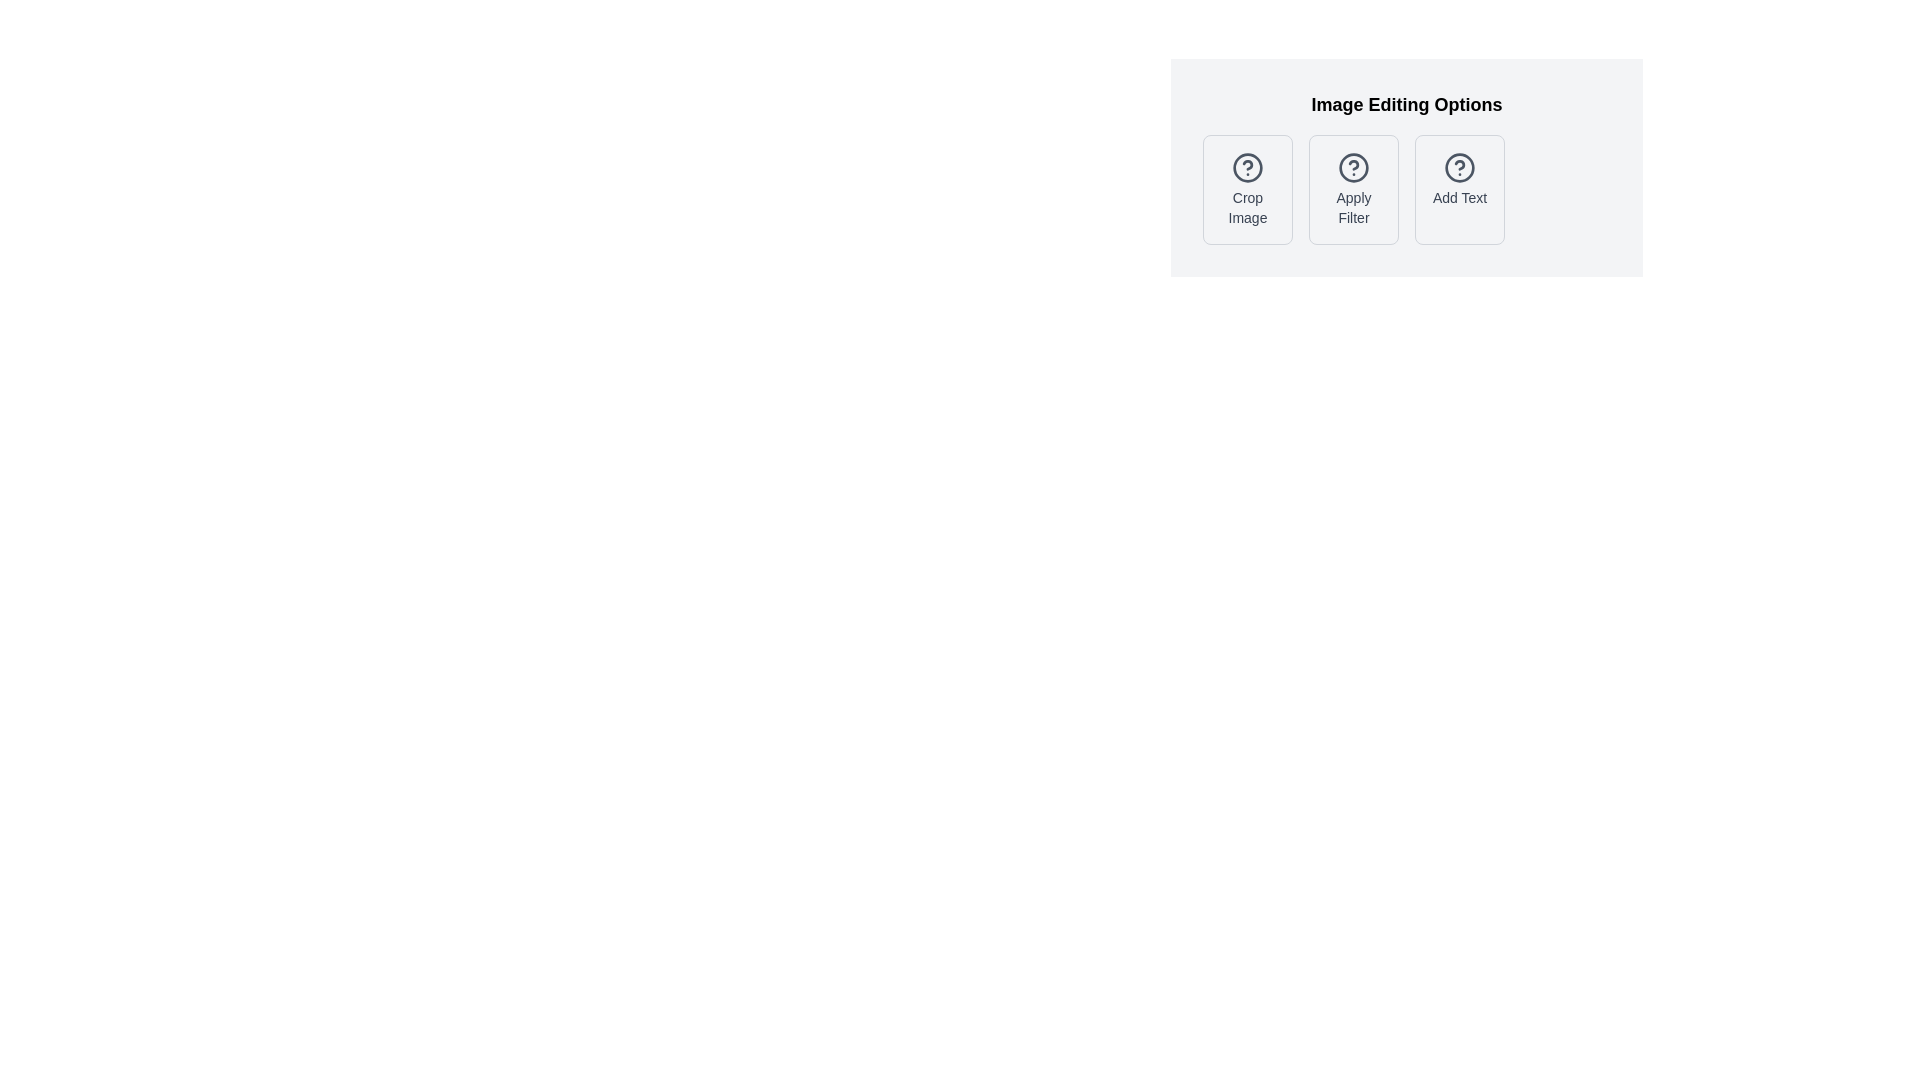  I want to click on the circular graphic element located within the 'Add Text' button in the 'Image Editing Options' section, so click(1459, 167).